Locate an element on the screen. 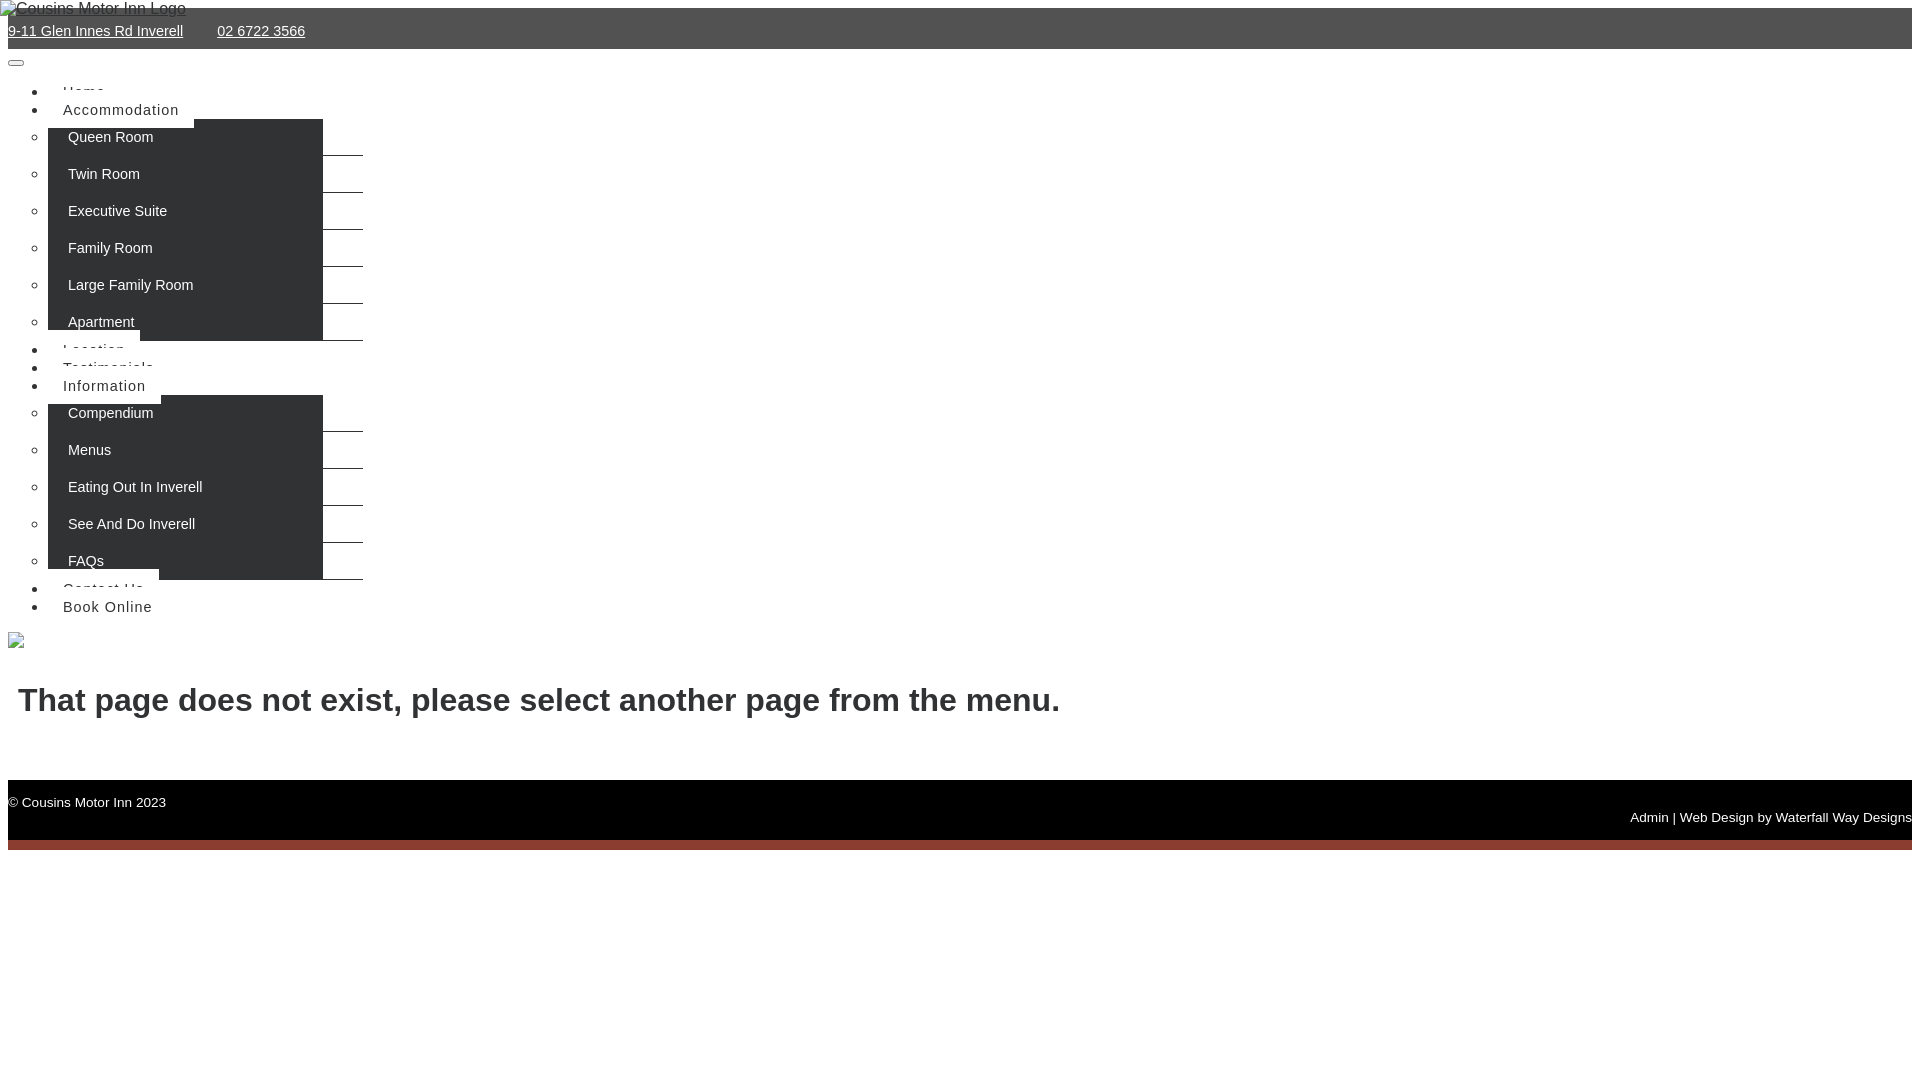  'Information' is located at coordinates (48, 385).